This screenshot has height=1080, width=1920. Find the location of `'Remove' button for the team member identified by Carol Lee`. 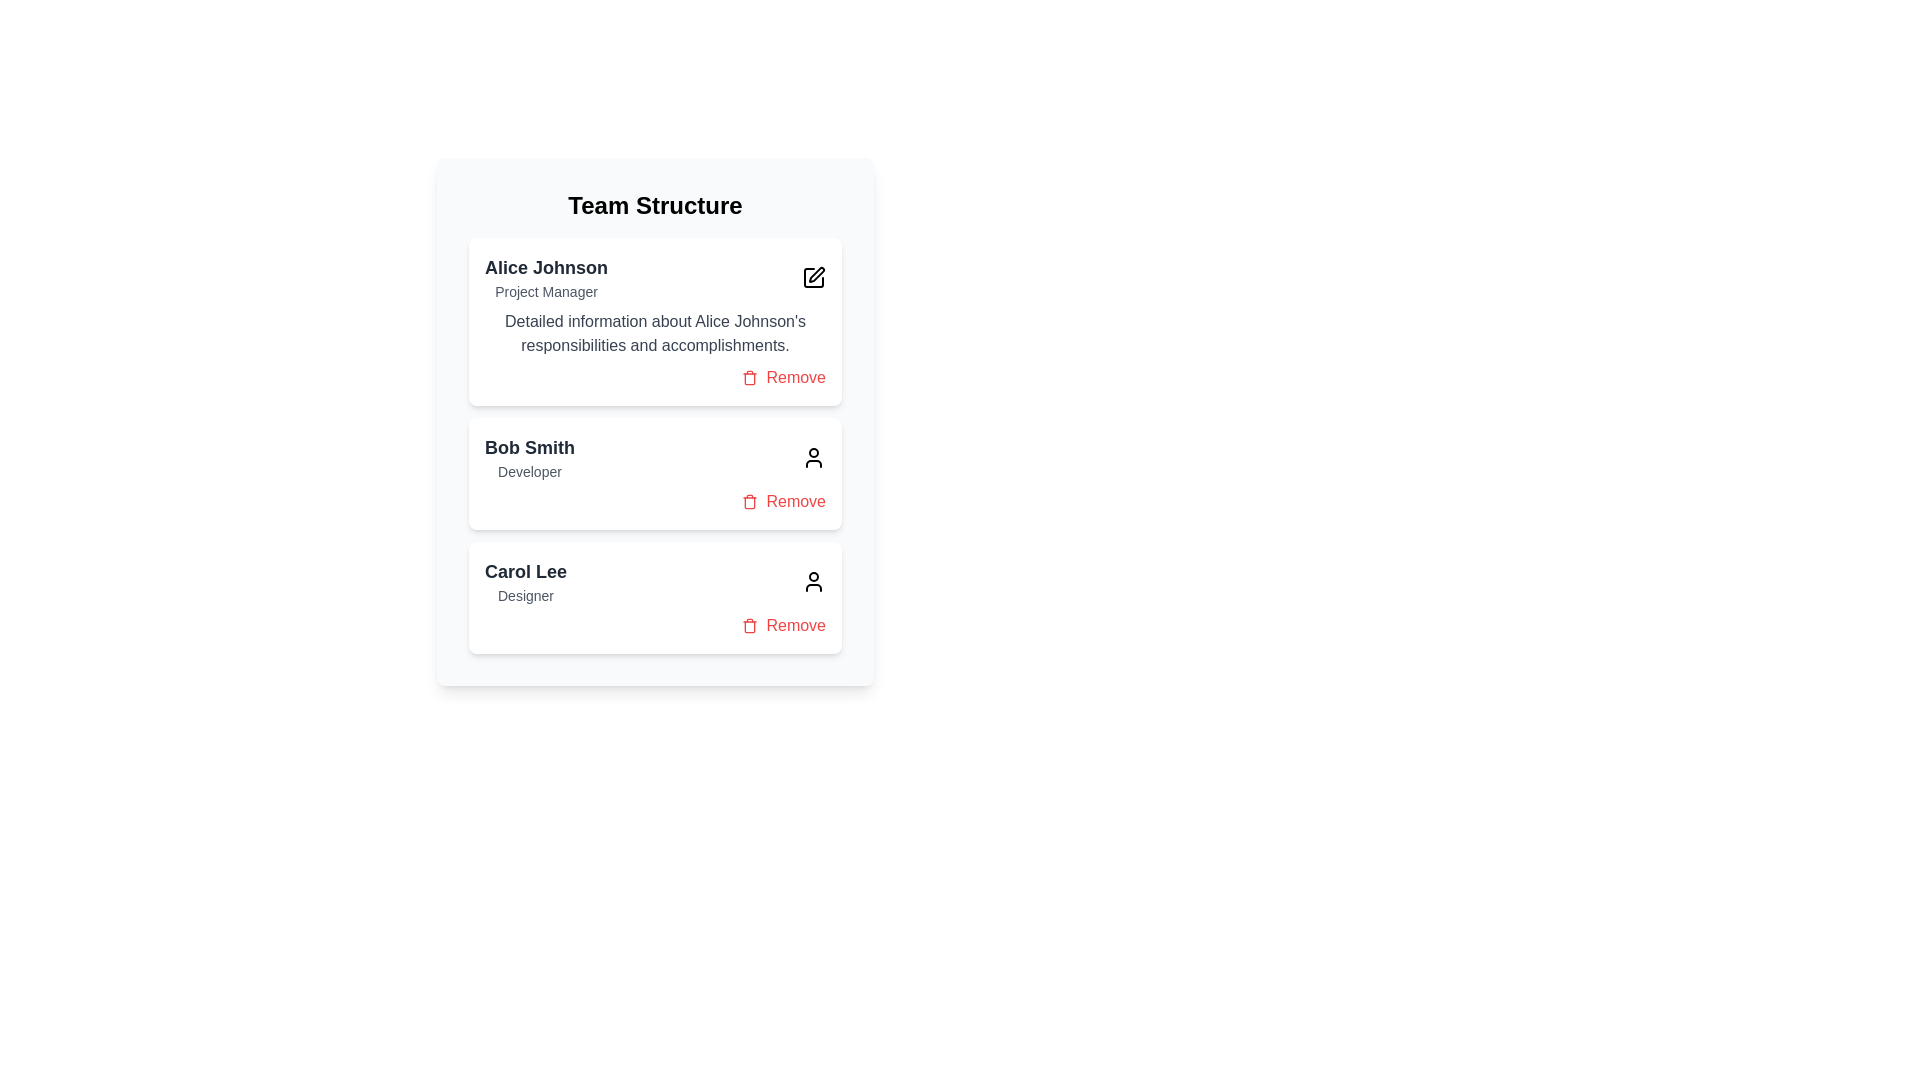

'Remove' button for the team member identified by Carol Lee is located at coordinates (782, 624).